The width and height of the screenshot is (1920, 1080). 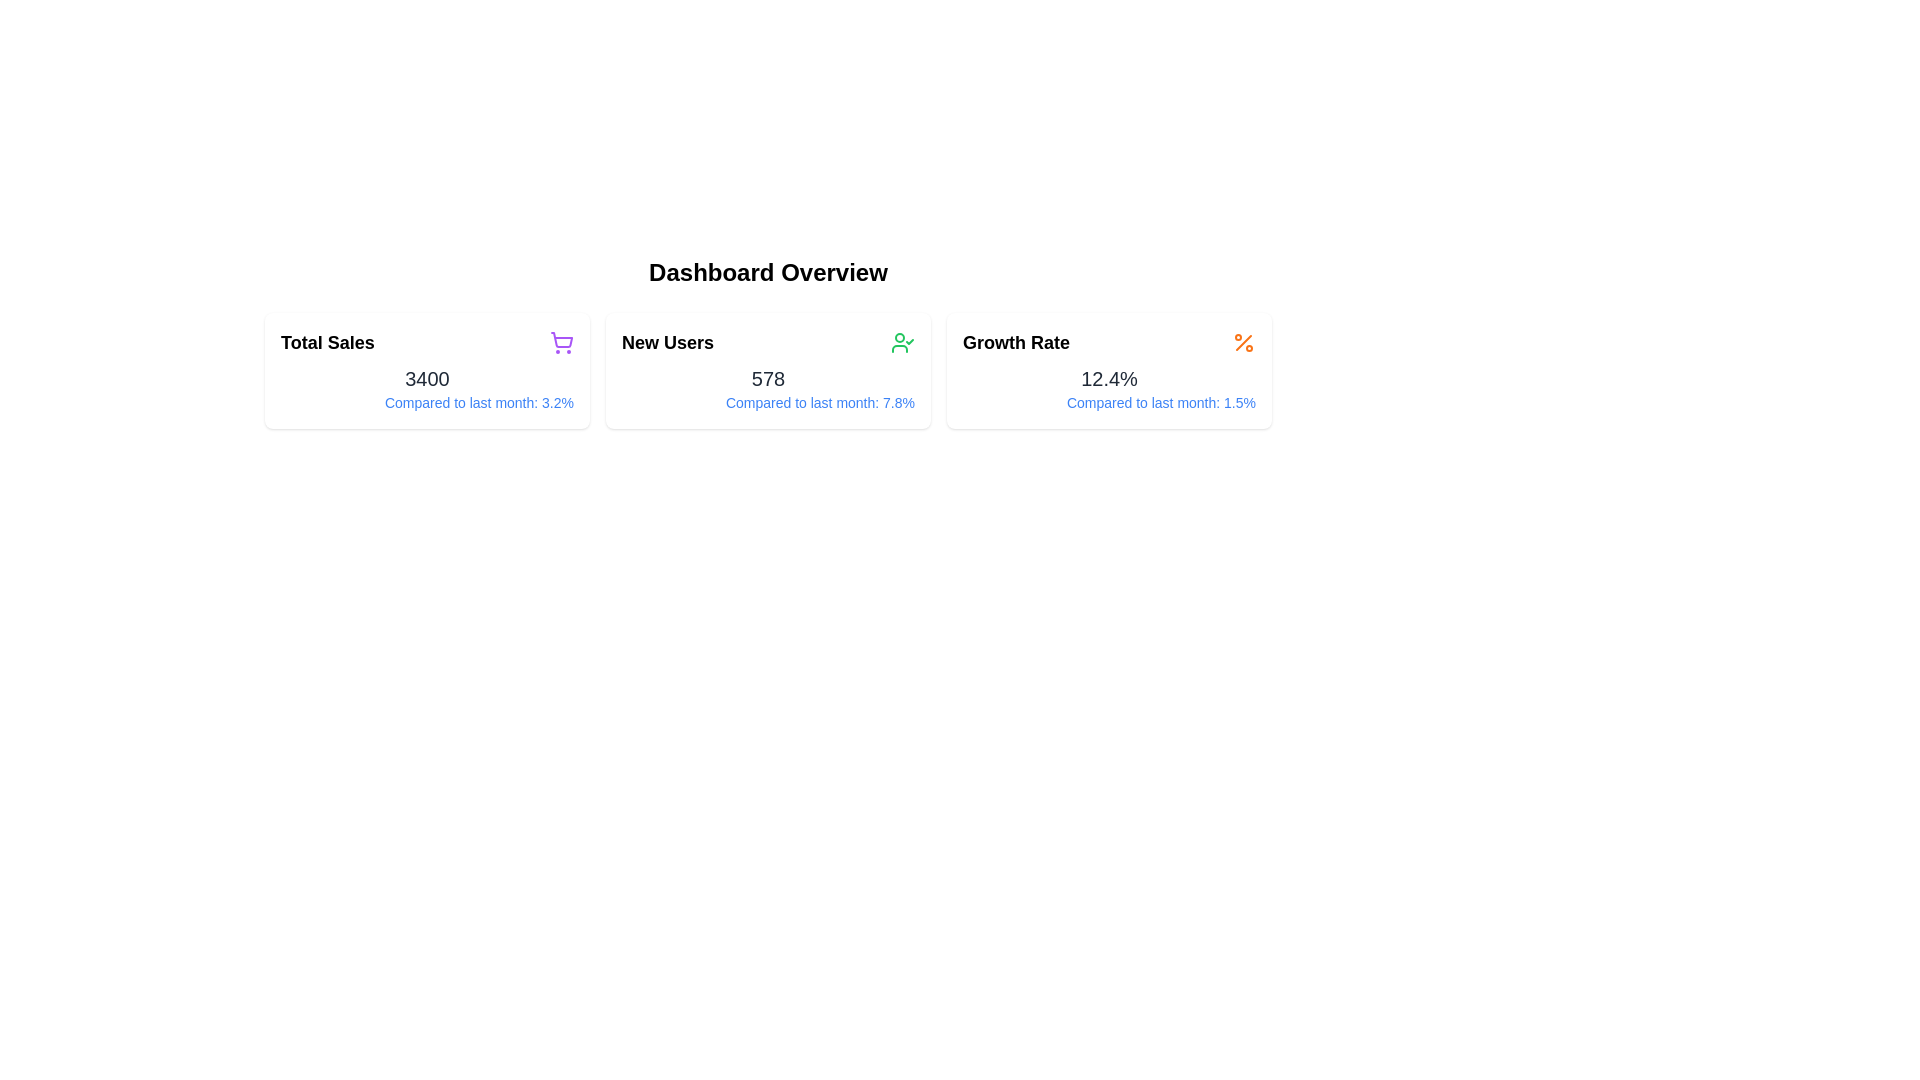 I want to click on the text snippet displaying 'Compared to last month: 7.8%' located in the bottom-right section of the 'New Users' card, so click(x=767, y=402).